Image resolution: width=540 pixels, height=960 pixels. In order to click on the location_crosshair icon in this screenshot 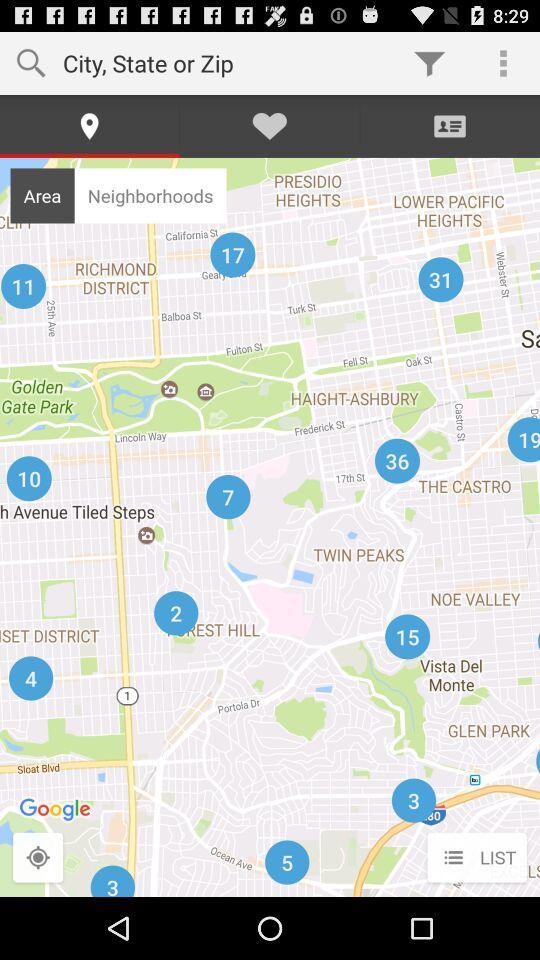, I will do `click(38, 919)`.